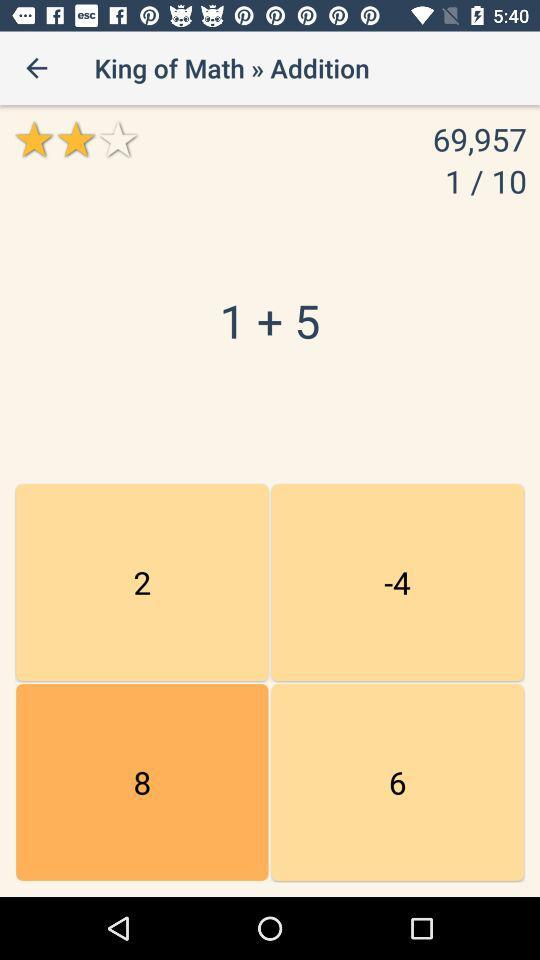 This screenshot has width=540, height=960. What do you see at coordinates (397, 582) in the screenshot?
I see `item on the right` at bounding box center [397, 582].